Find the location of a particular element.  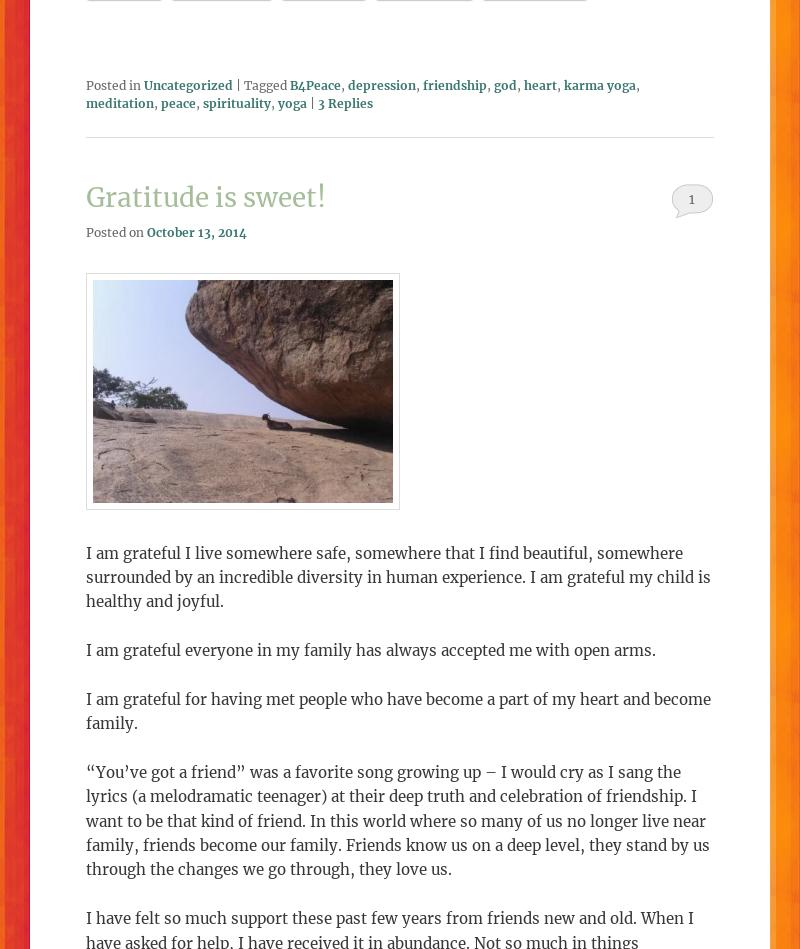

'Uncategorized' is located at coordinates (187, 84).